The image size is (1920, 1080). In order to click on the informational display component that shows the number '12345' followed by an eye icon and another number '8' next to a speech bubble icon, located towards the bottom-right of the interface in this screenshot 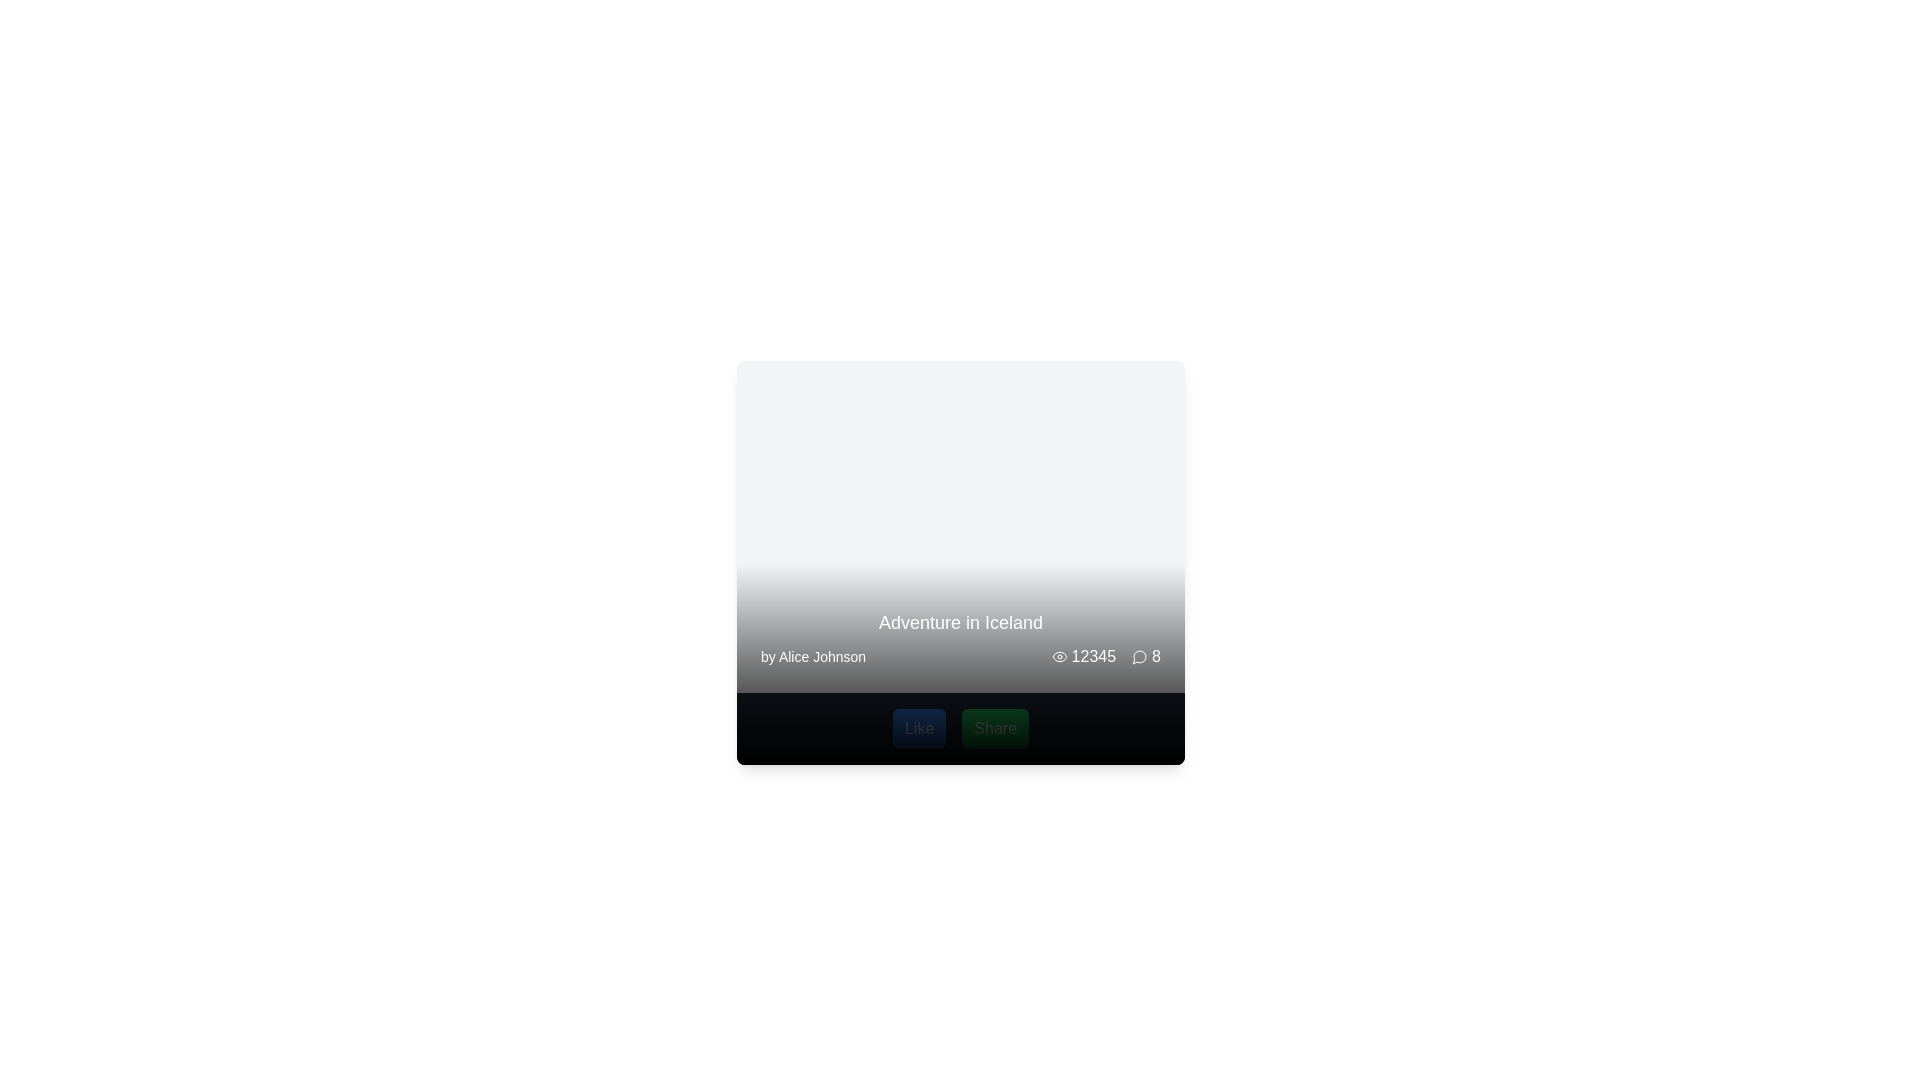, I will do `click(1105, 656)`.